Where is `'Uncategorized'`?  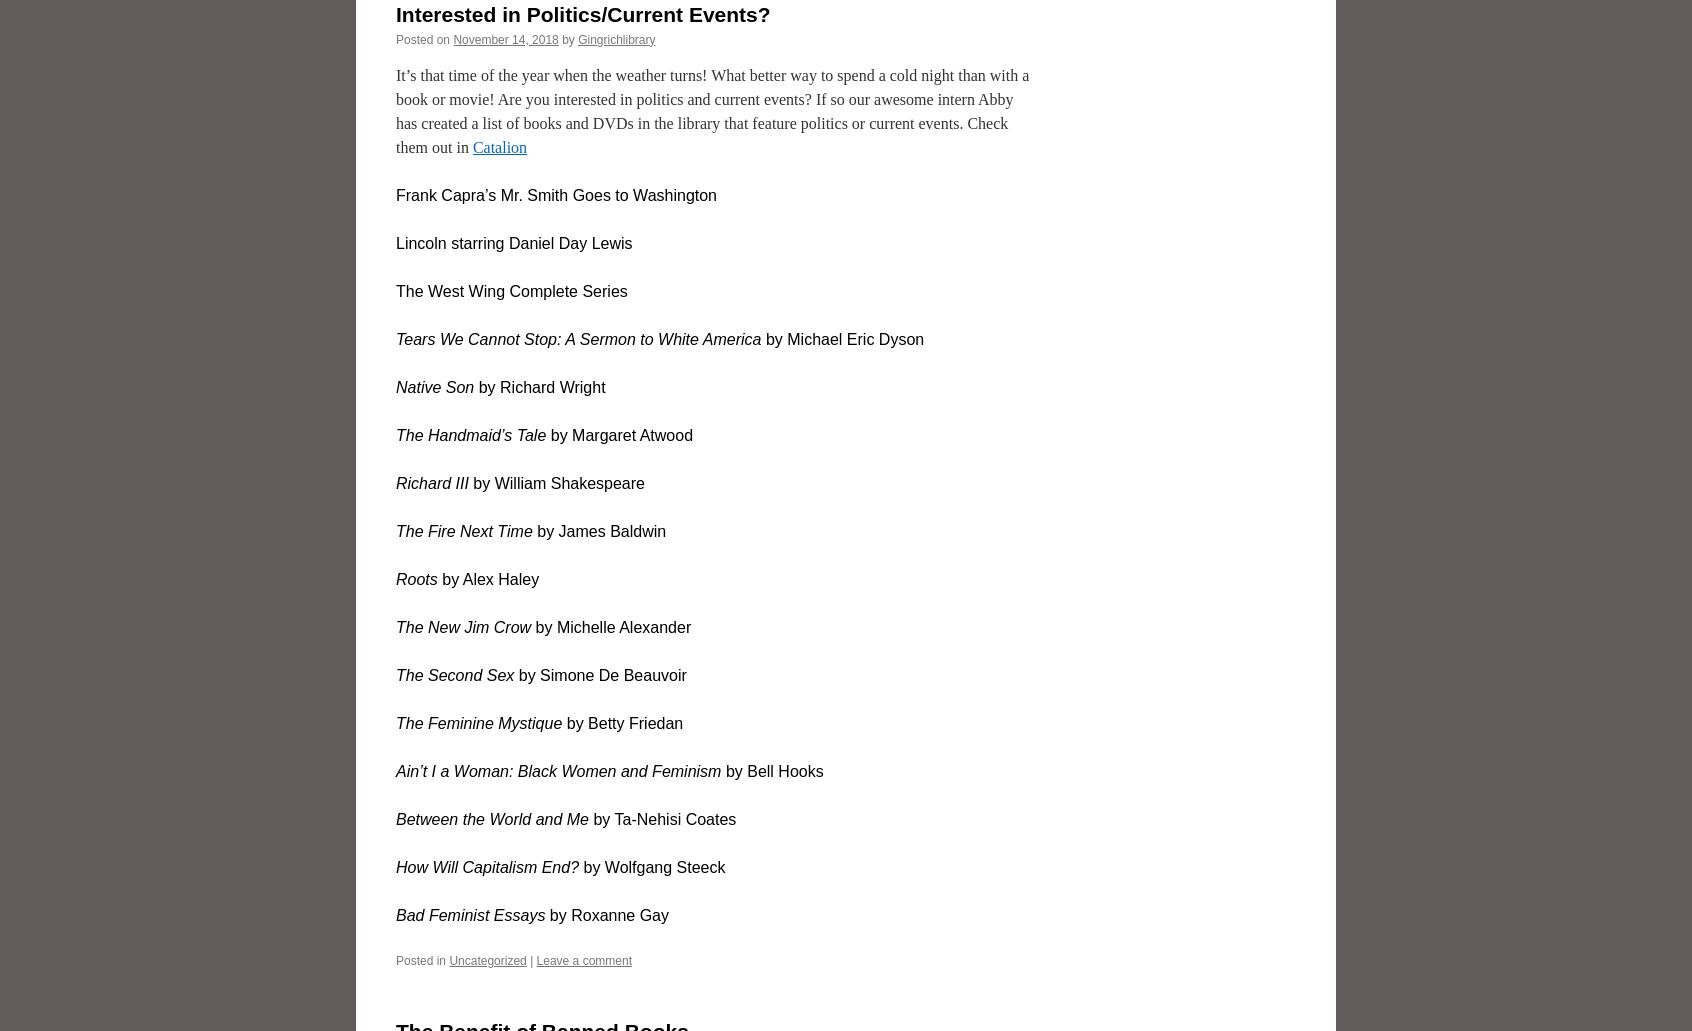
'Uncategorized' is located at coordinates (486, 958).